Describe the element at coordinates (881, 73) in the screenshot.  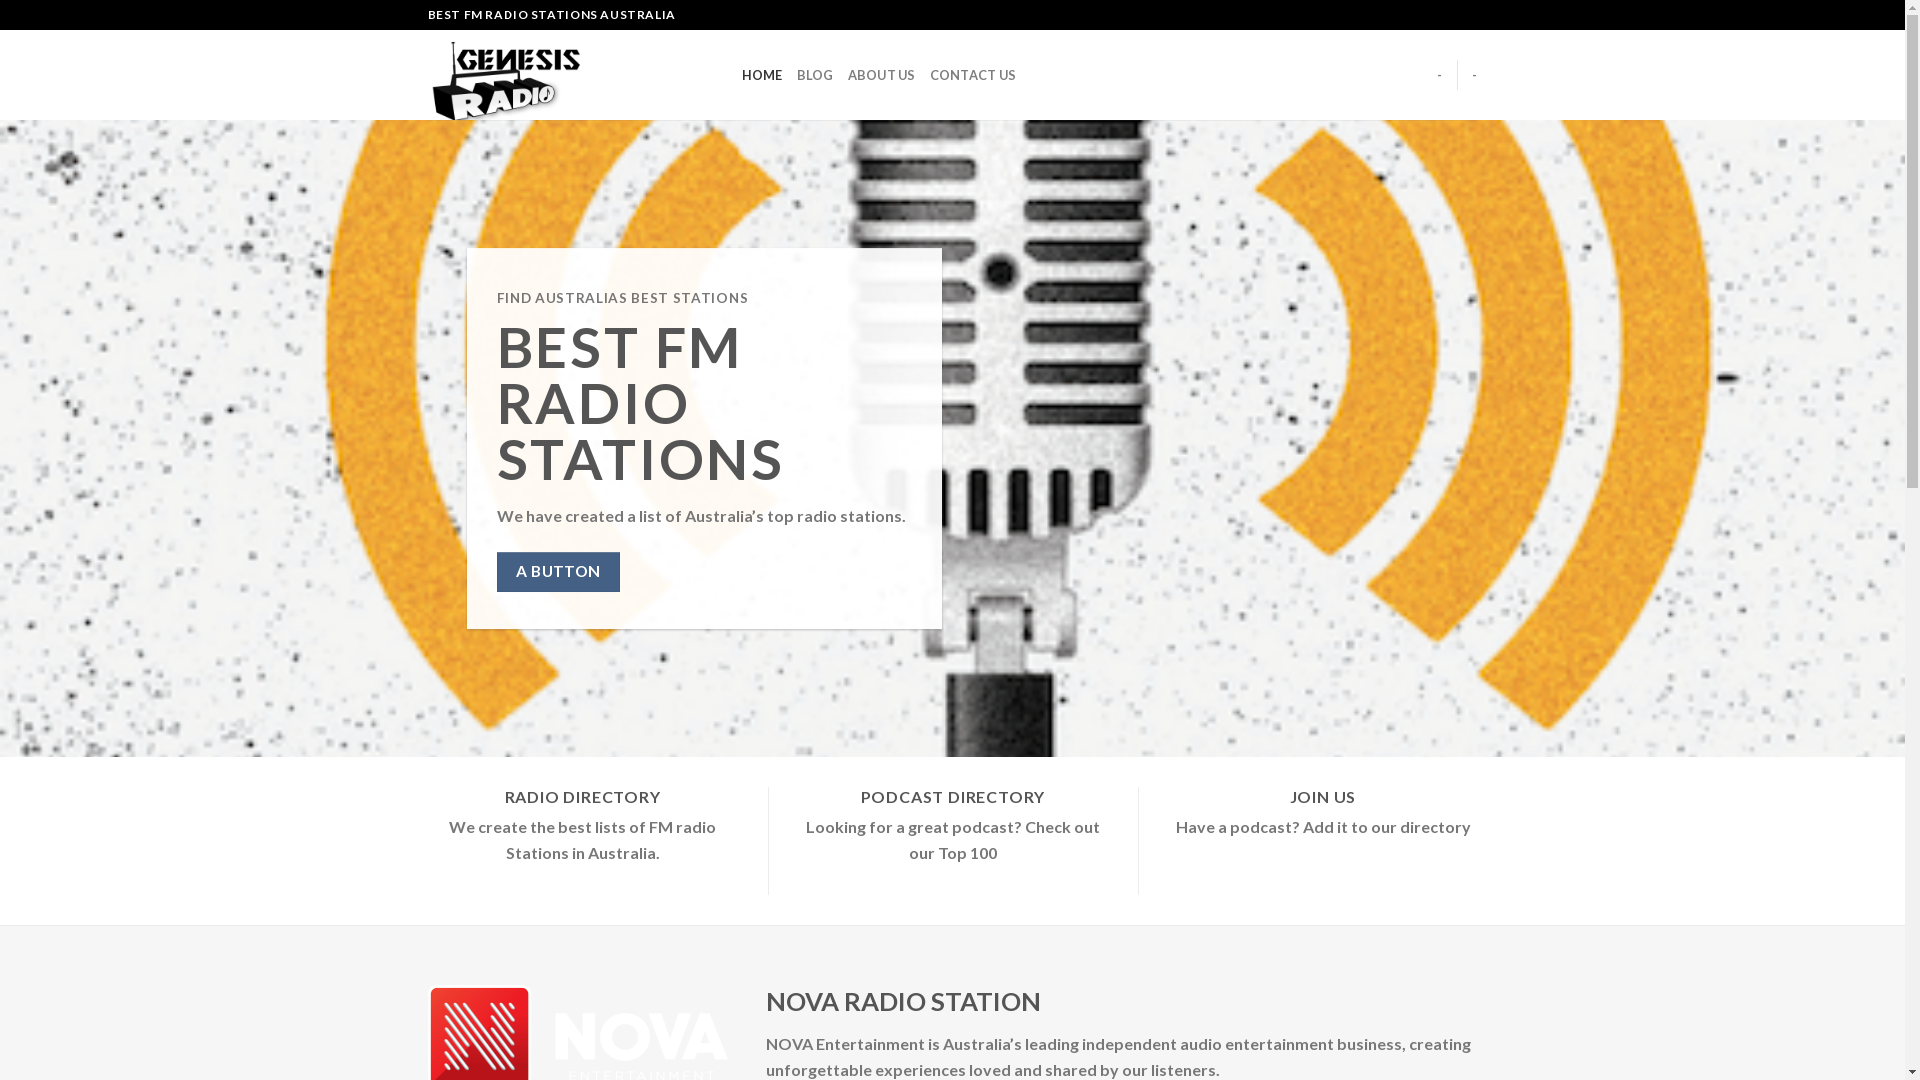
I see `'ABOUT US'` at that location.